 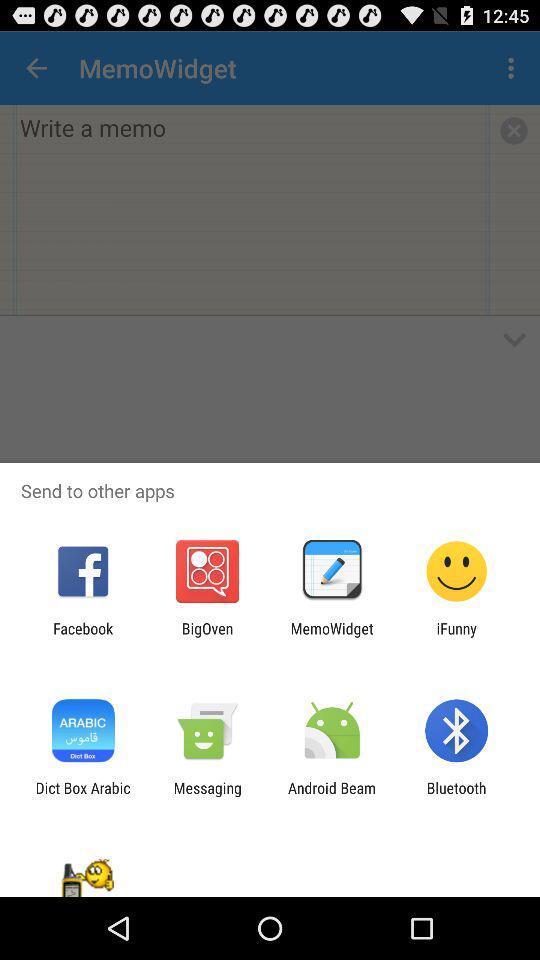 What do you see at coordinates (206, 636) in the screenshot?
I see `the app next to the facebook app` at bounding box center [206, 636].